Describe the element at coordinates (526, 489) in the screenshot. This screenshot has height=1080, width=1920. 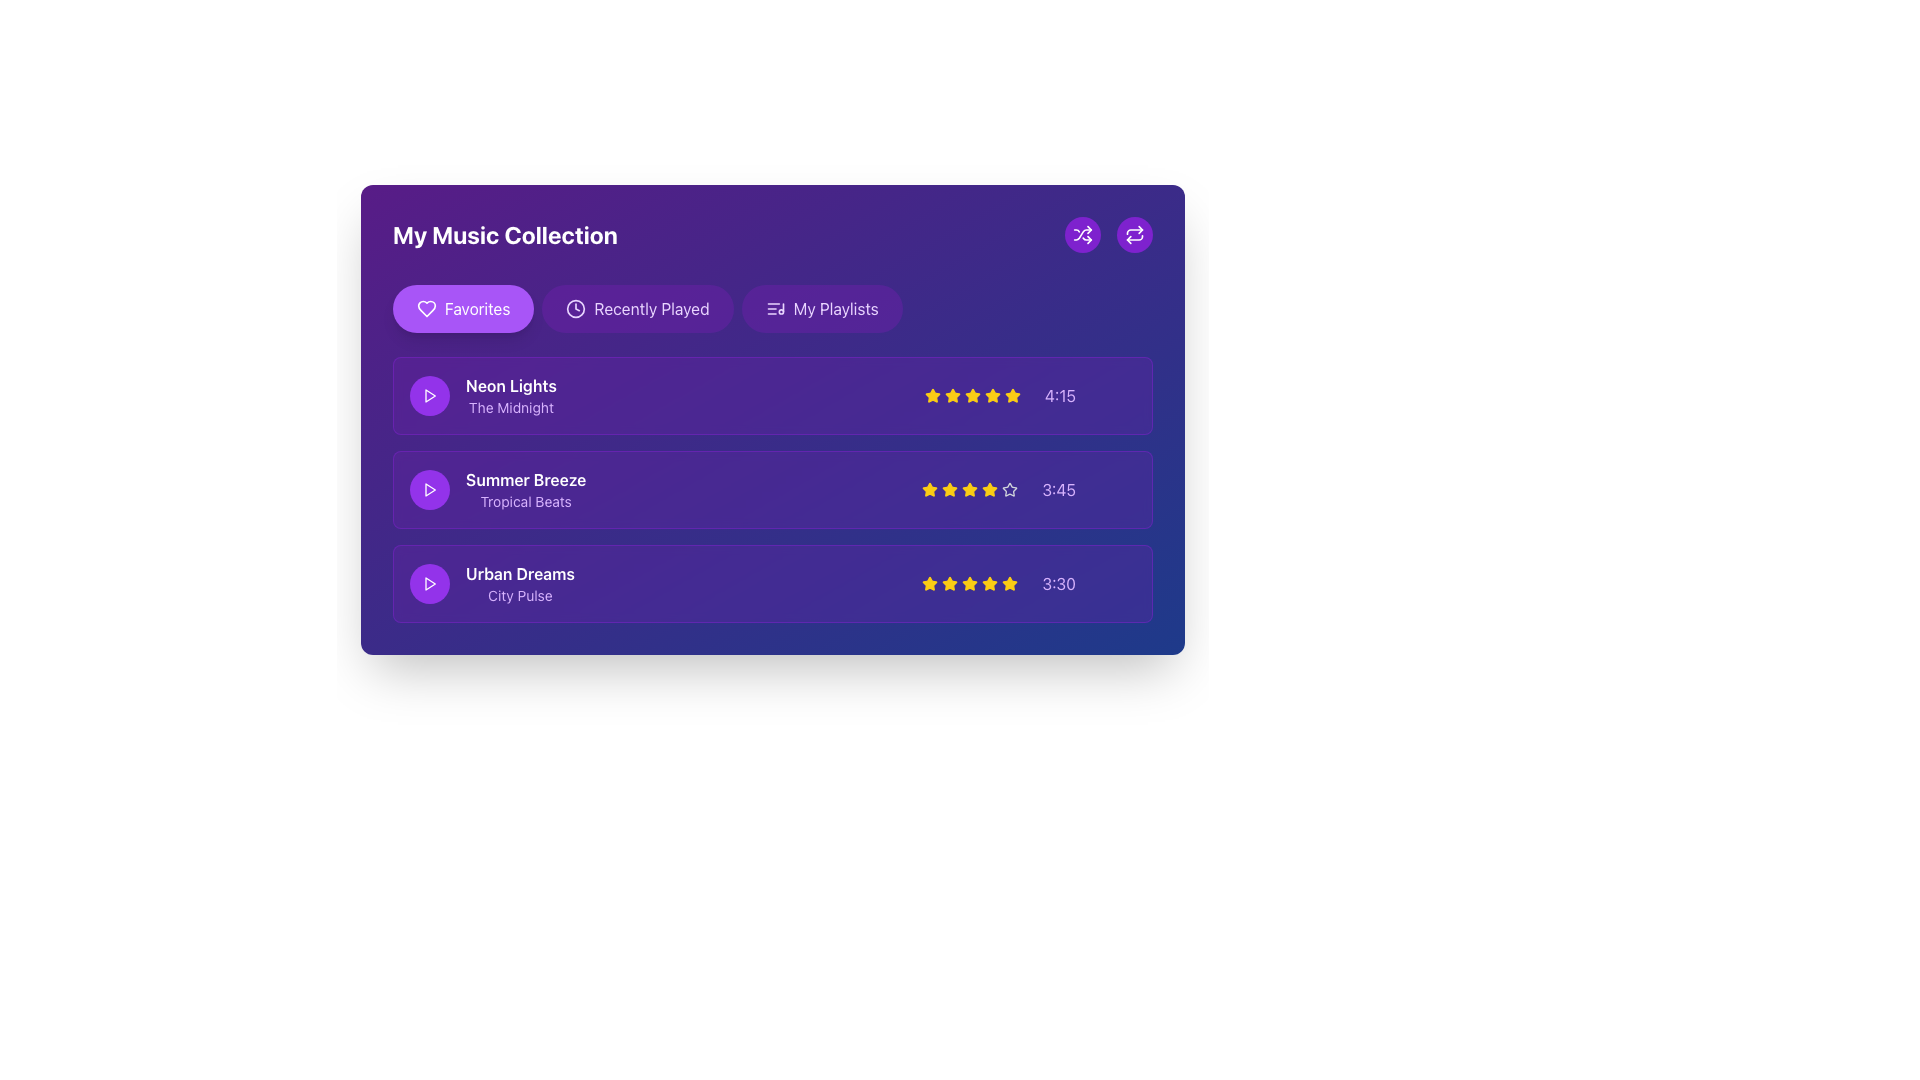
I see `the second item in the vertically aligned list of songs that displays the title 'Summer Breeze' and its description 'Tropical Beats'. This element is non-interactive and serves solely for information display` at that location.